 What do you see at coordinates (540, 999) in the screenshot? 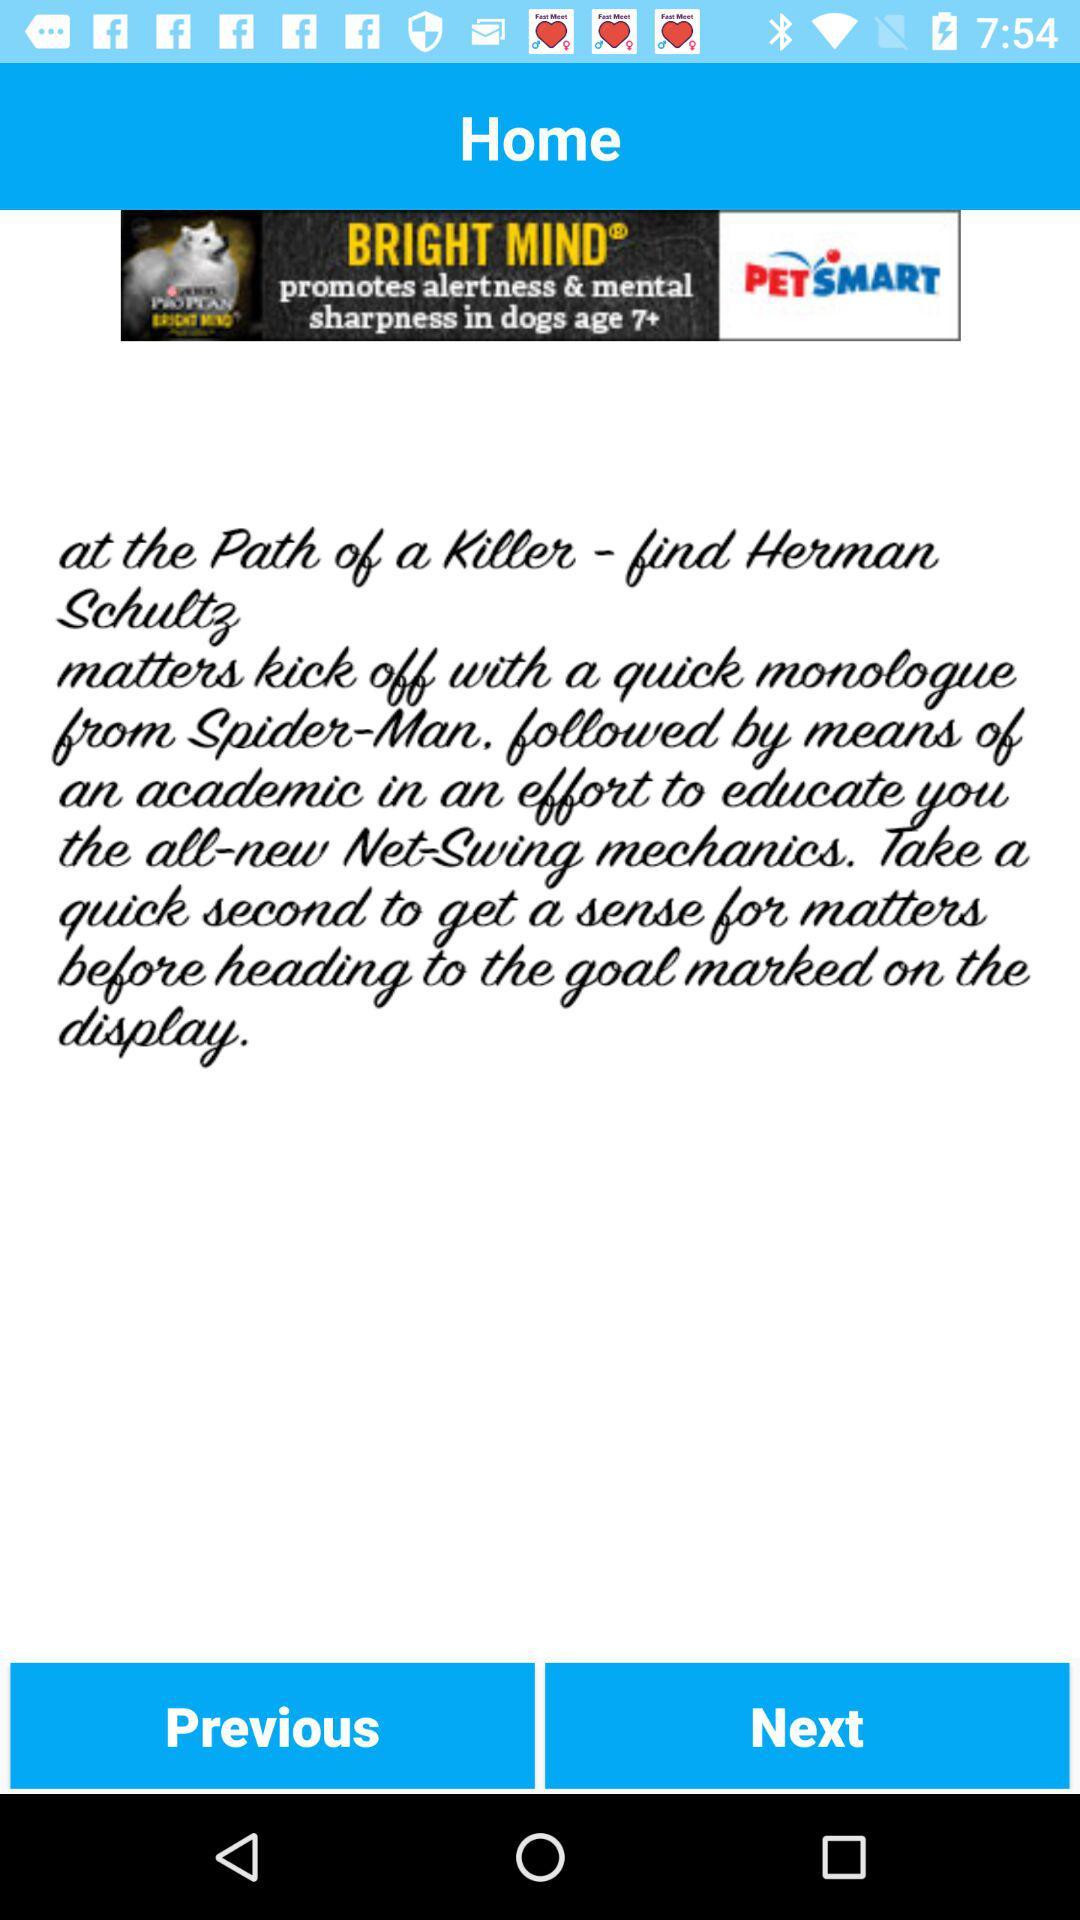
I see `the page` at bounding box center [540, 999].